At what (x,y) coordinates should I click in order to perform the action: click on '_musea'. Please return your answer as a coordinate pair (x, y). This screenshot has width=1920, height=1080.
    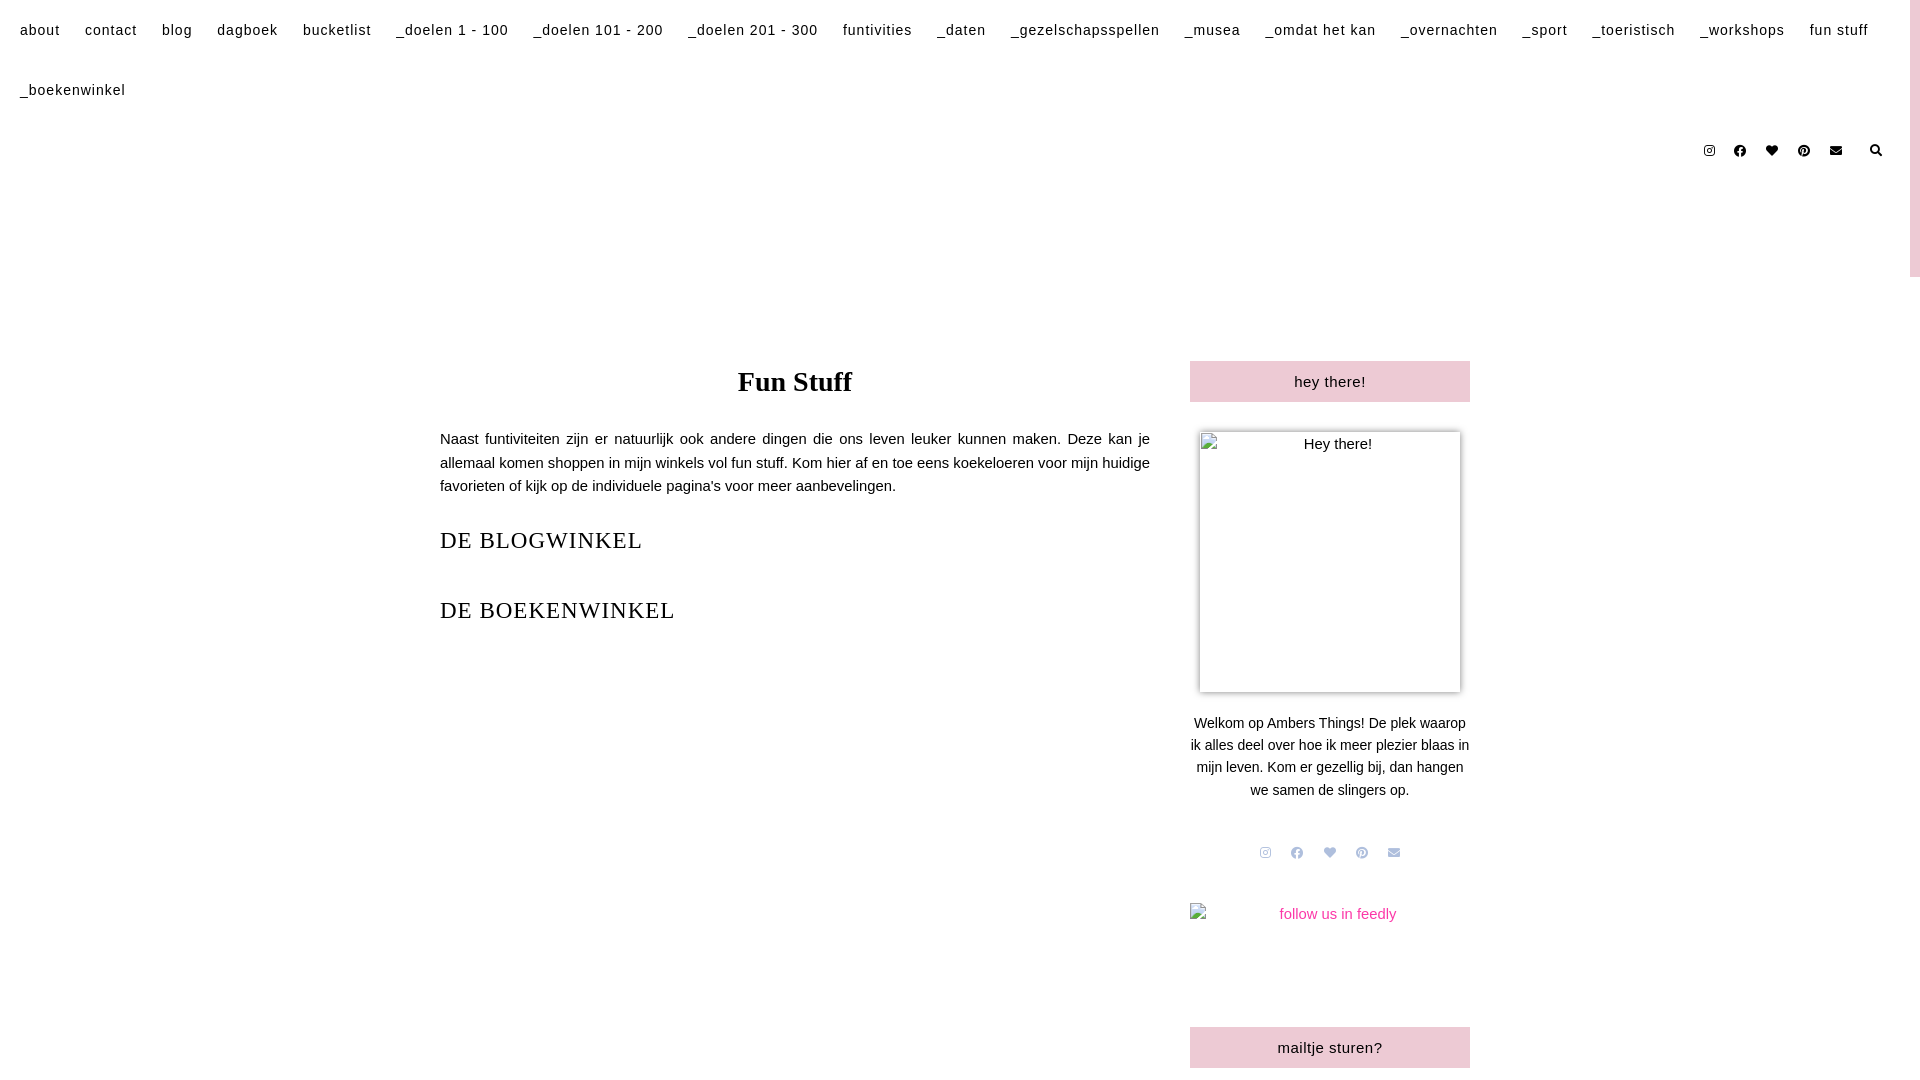
    Looking at the image, I should click on (1212, 30).